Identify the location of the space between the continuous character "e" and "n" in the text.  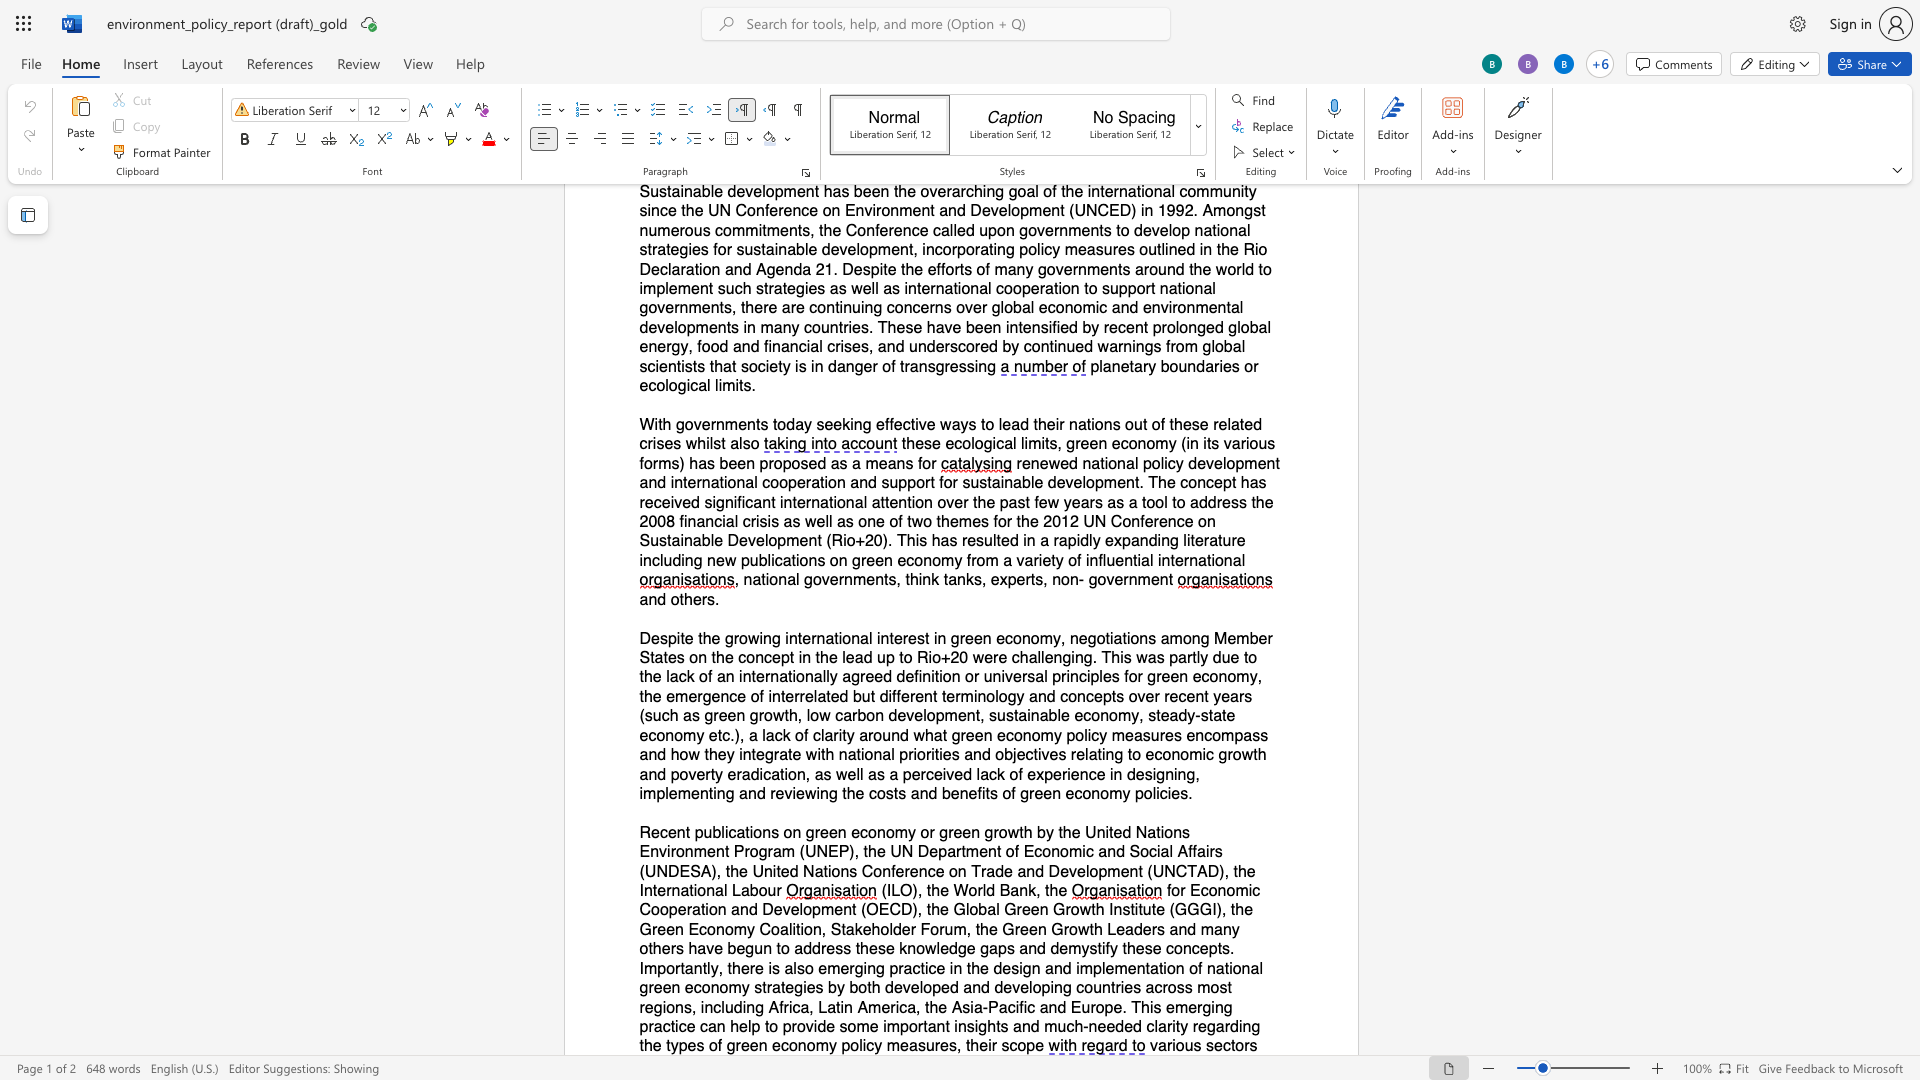
(757, 1045).